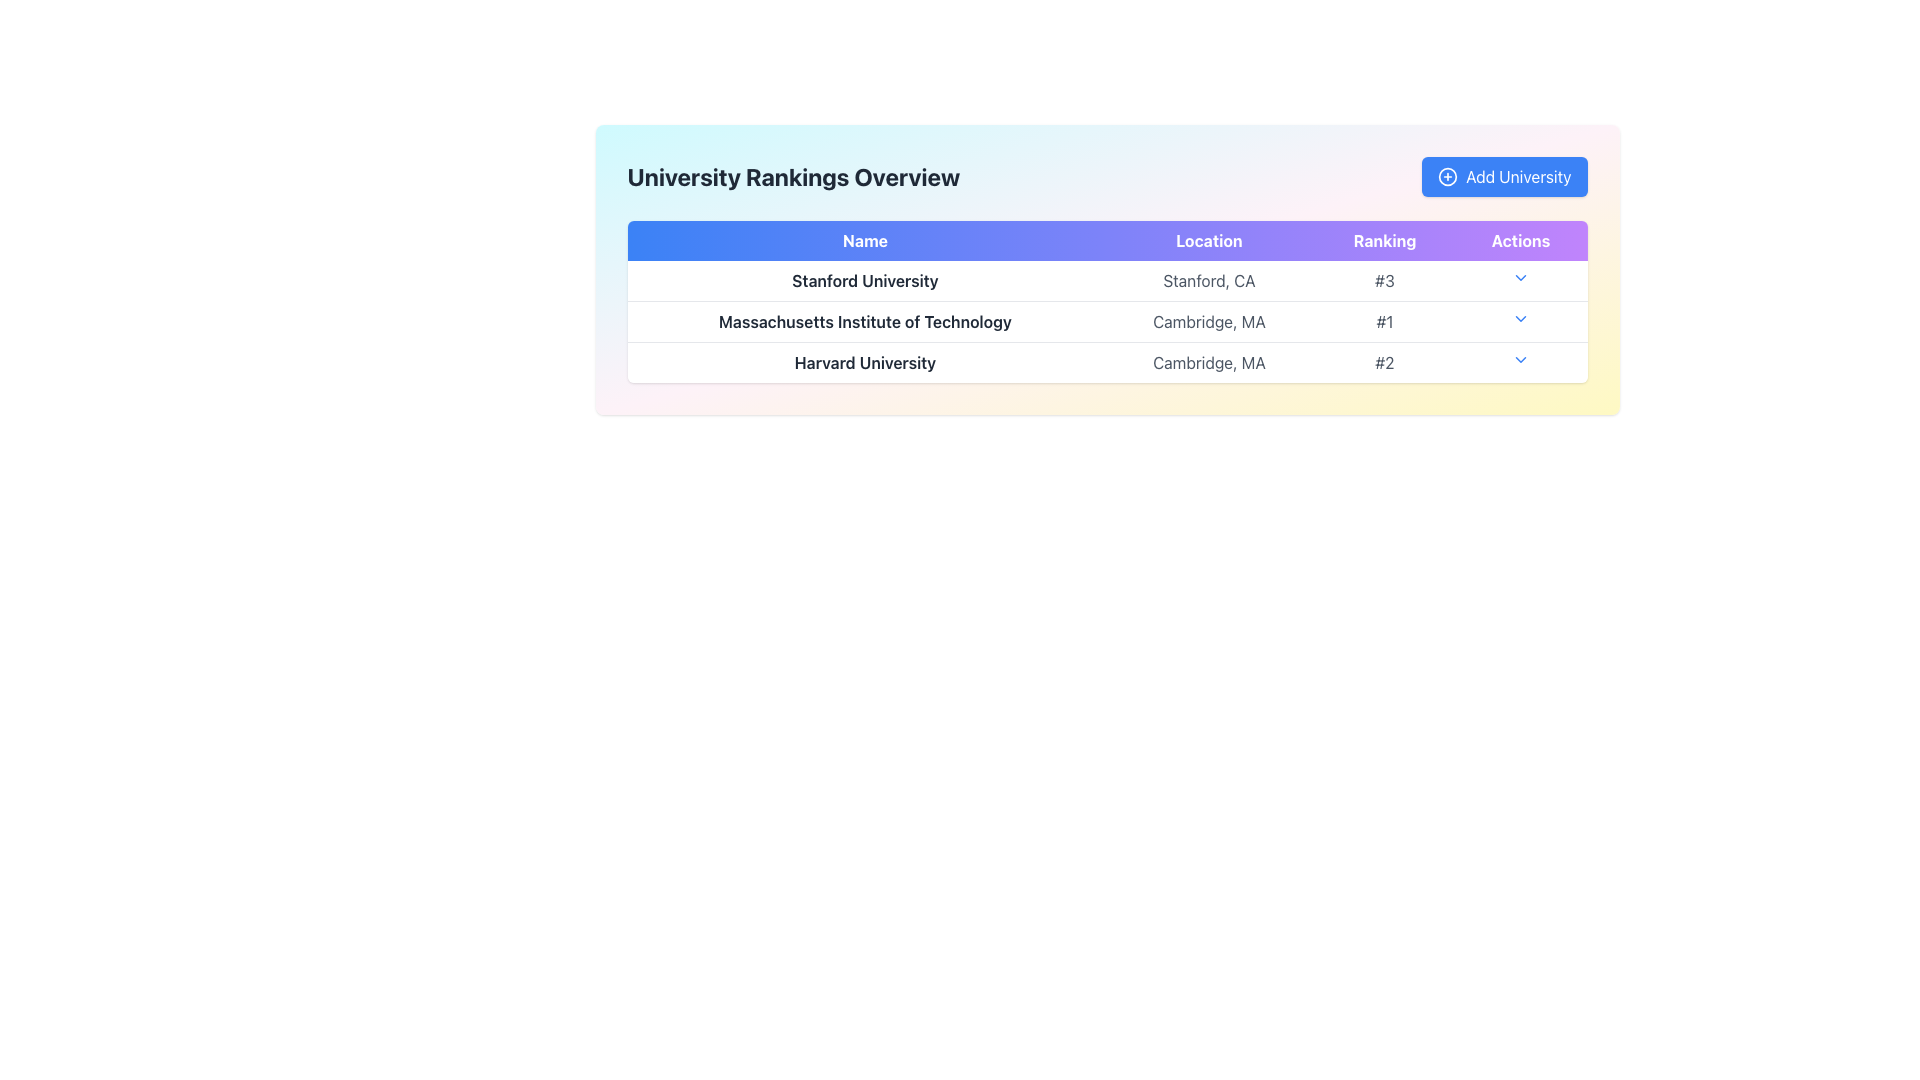  I want to click on the Dropdown Trigger Icon located in the 'Actions' column of the second row for the university 'Massachusetts Institute of Technology', so click(1520, 318).